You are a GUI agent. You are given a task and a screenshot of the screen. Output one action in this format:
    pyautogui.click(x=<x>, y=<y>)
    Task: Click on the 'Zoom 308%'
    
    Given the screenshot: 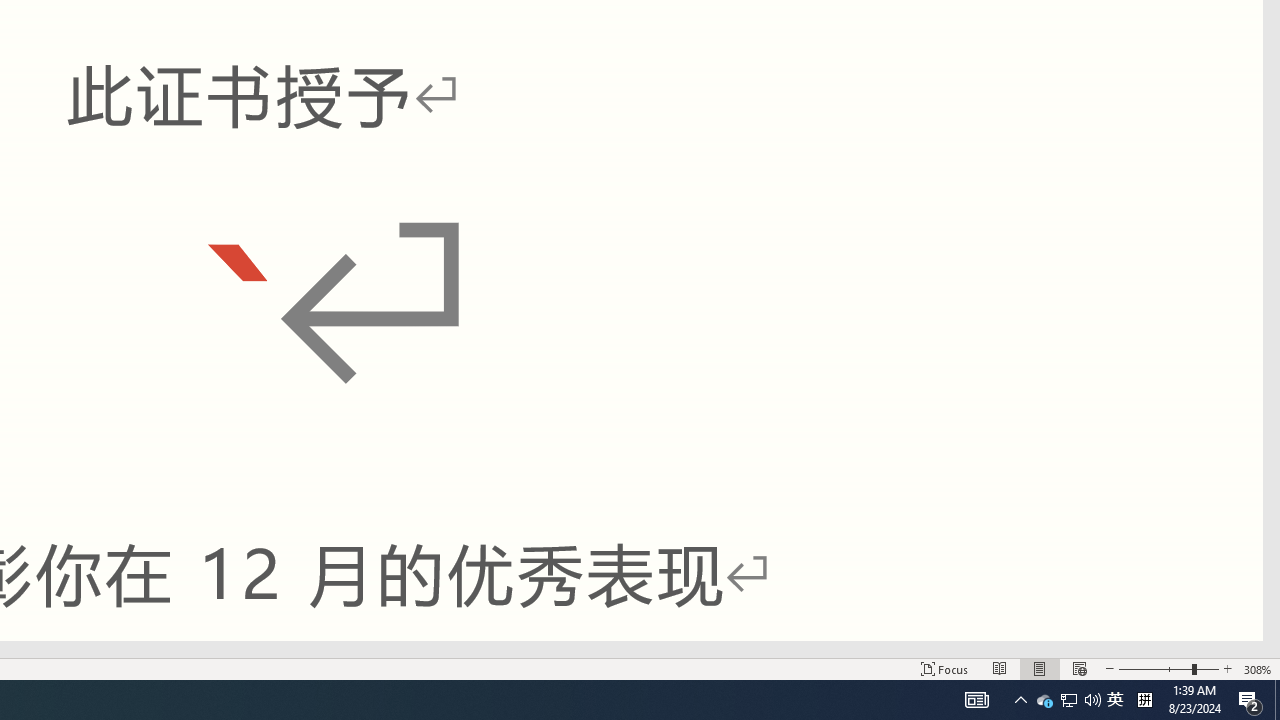 What is the action you would take?
    pyautogui.click(x=1257, y=669)
    